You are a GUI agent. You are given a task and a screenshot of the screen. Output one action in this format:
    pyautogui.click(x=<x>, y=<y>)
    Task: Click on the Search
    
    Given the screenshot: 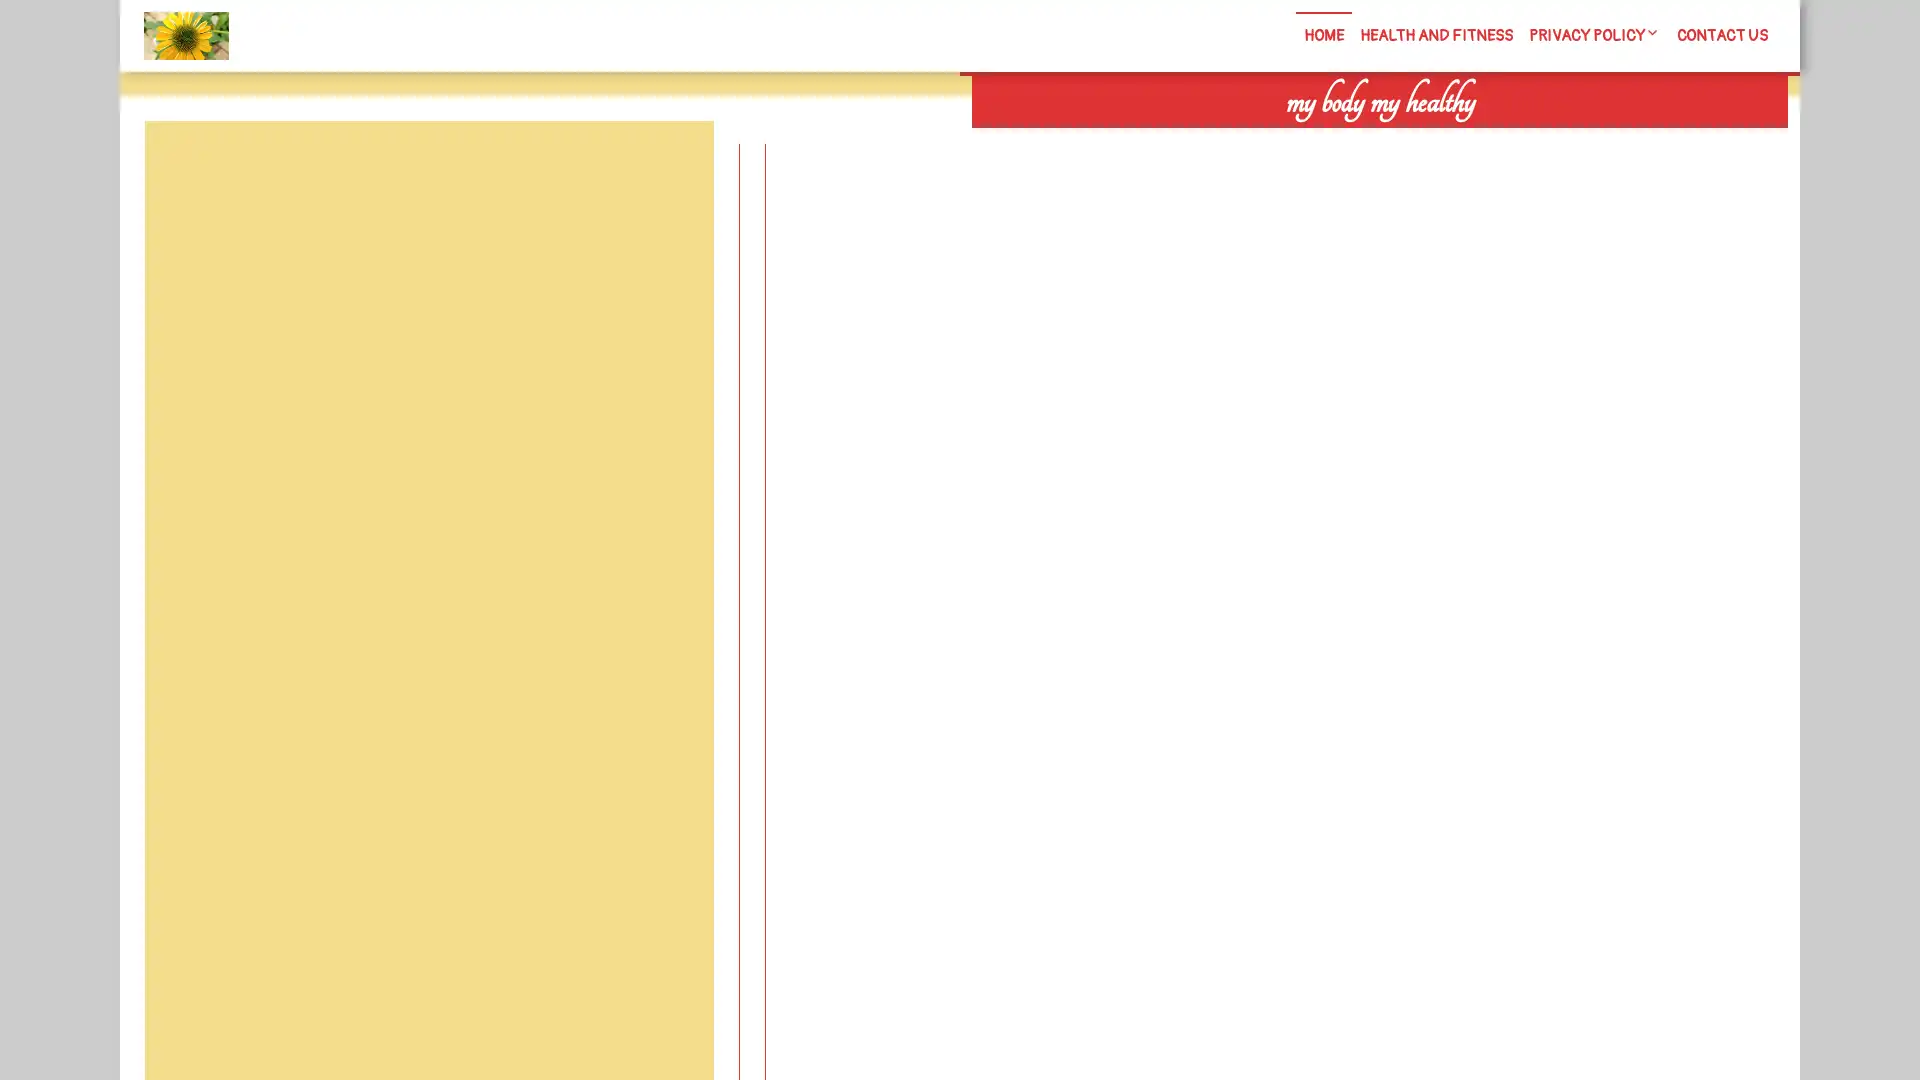 What is the action you would take?
    pyautogui.click(x=1557, y=140)
    